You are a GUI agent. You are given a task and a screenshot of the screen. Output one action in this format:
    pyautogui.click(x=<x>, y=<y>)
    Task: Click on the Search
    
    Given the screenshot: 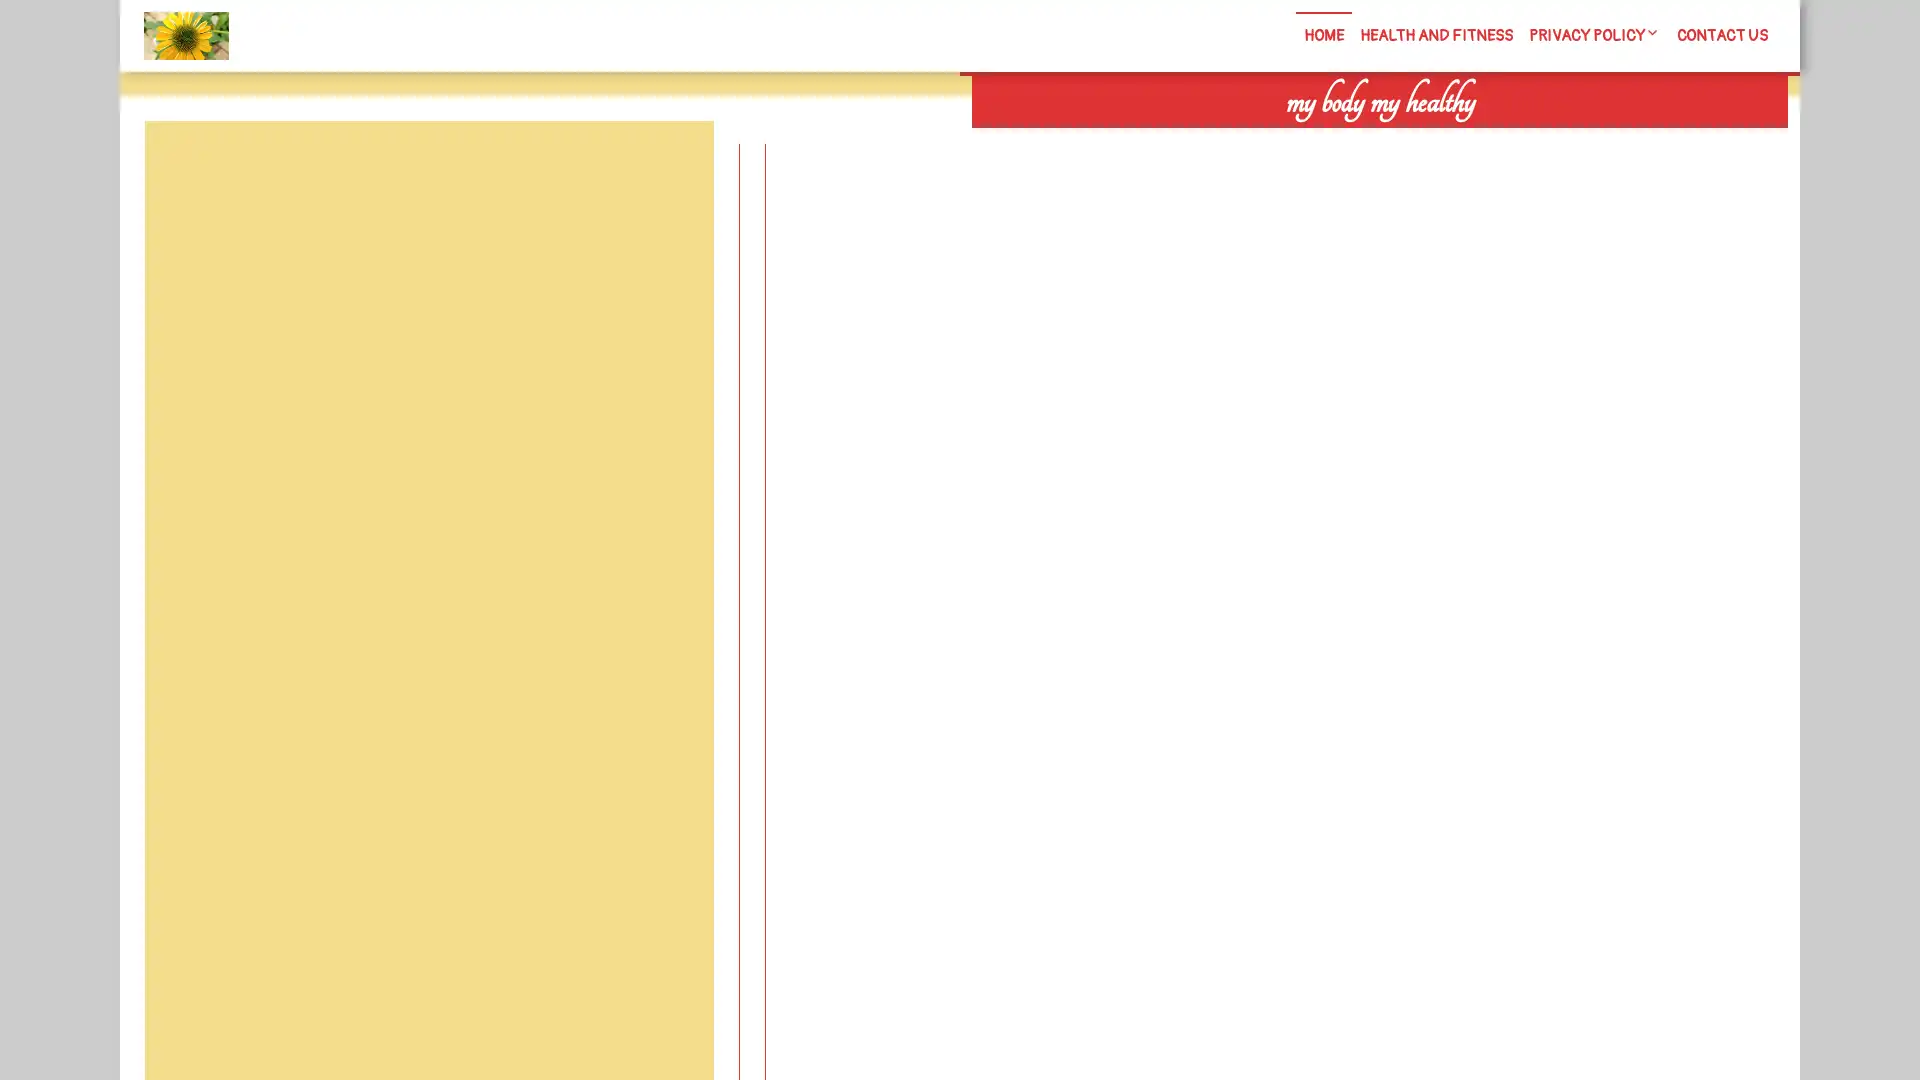 What is the action you would take?
    pyautogui.click(x=1557, y=140)
    